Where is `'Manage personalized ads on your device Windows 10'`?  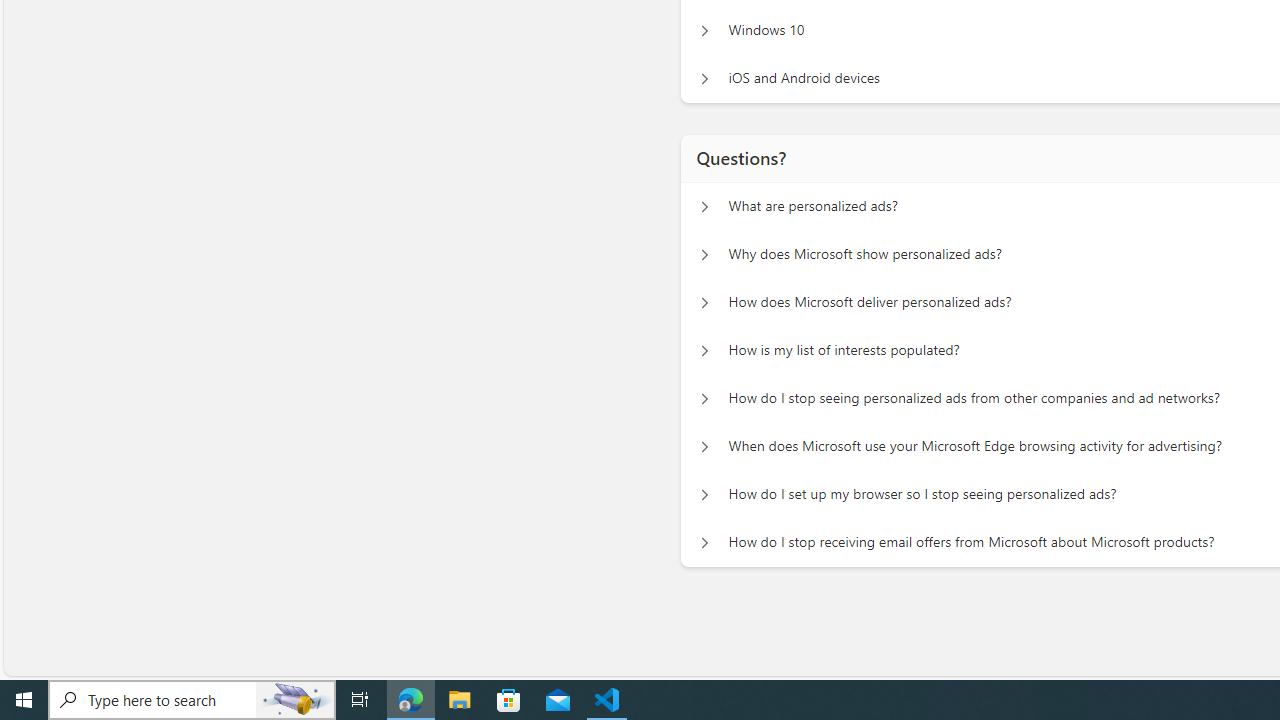
'Manage personalized ads on your device Windows 10' is located at coordinates (704, 30).